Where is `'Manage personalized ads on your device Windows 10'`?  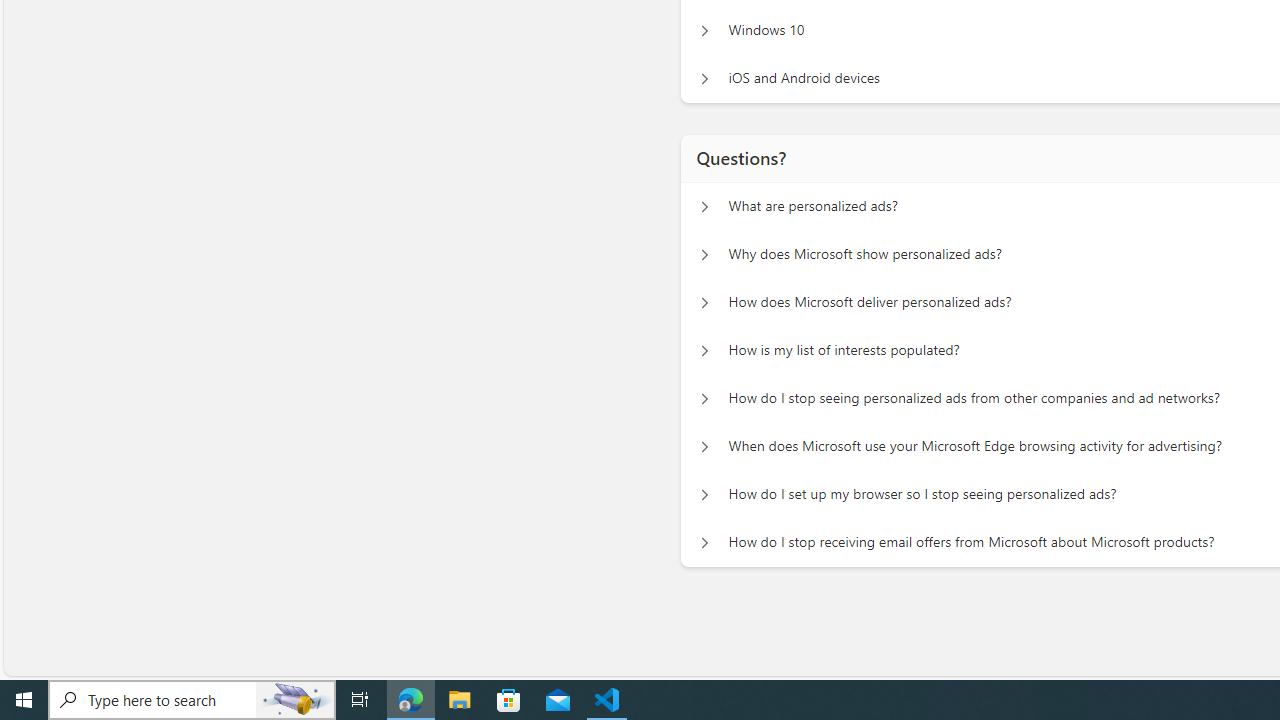
'Manage personalized ads on your device Windows 10' is located at coordinates (704, 30).